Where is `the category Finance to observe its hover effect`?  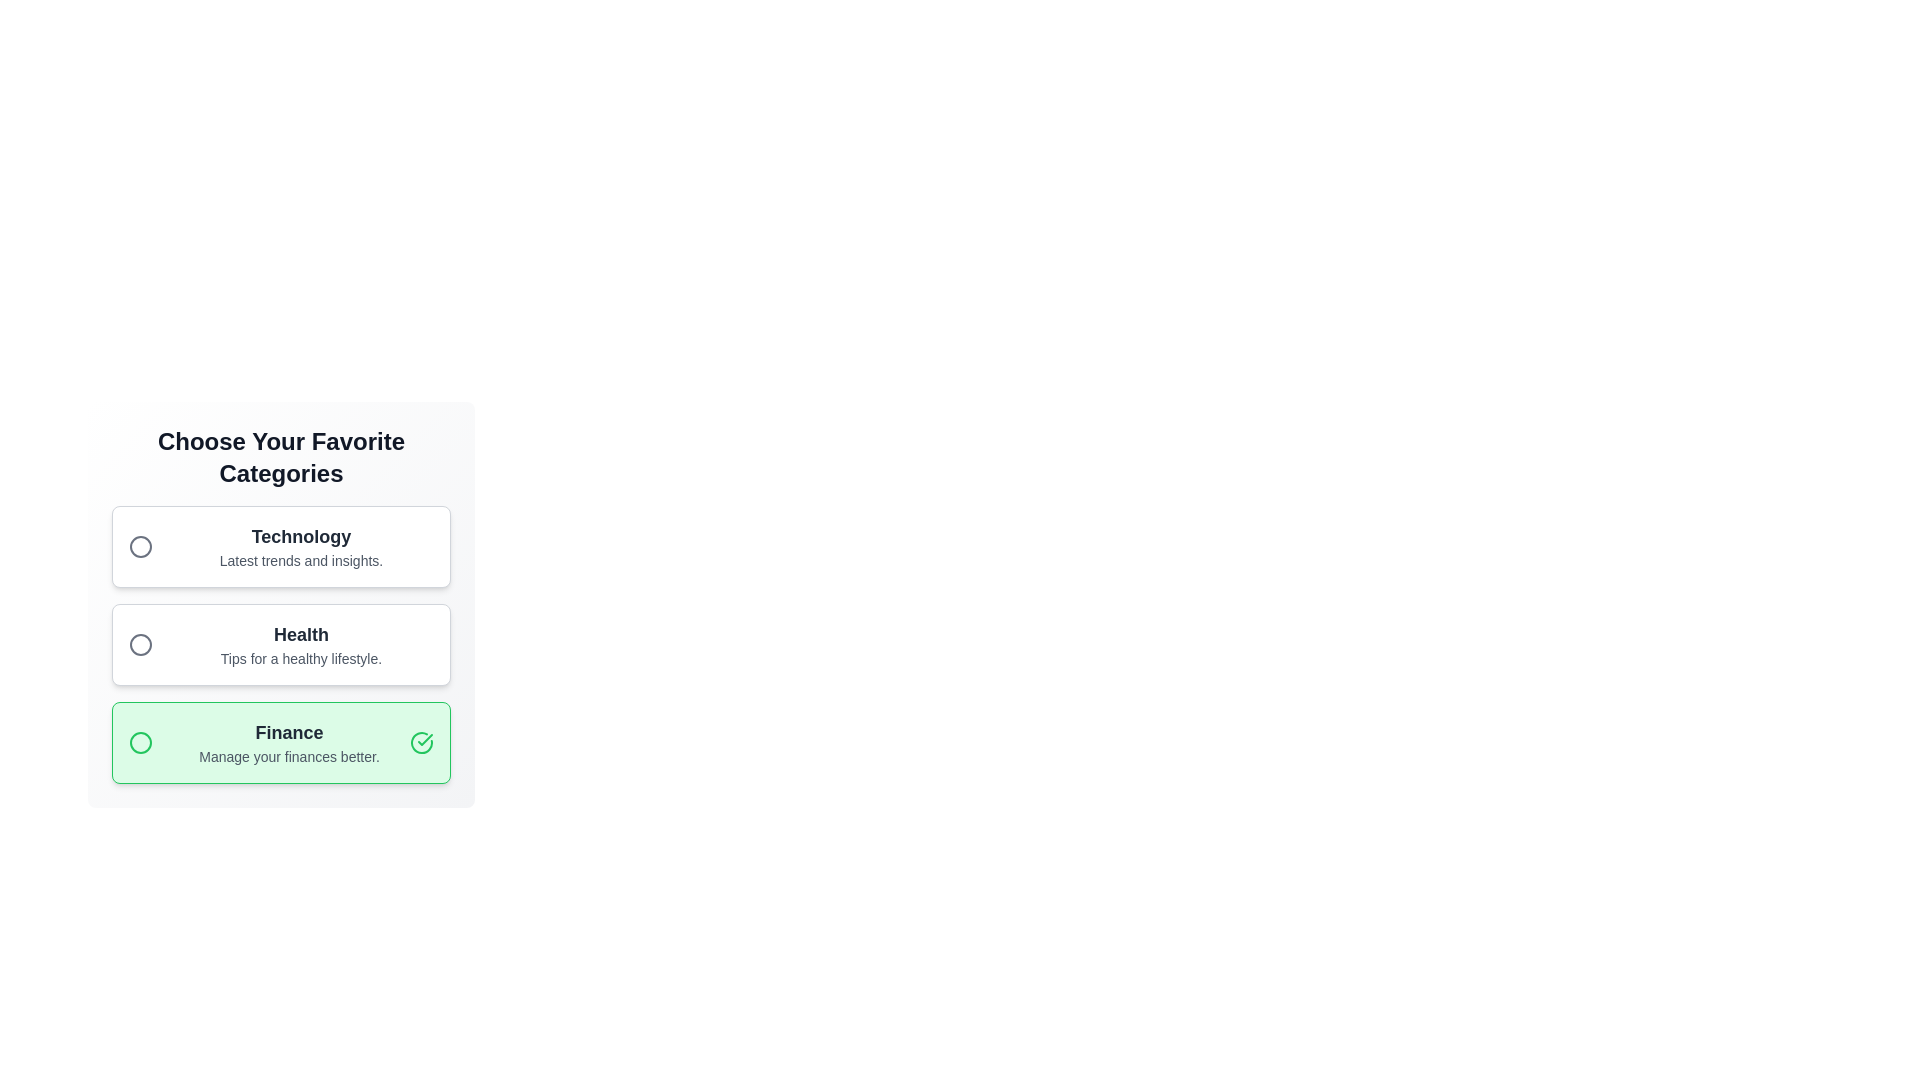 the category Finance to observe its hover effect is located at coordinates (280, 743).